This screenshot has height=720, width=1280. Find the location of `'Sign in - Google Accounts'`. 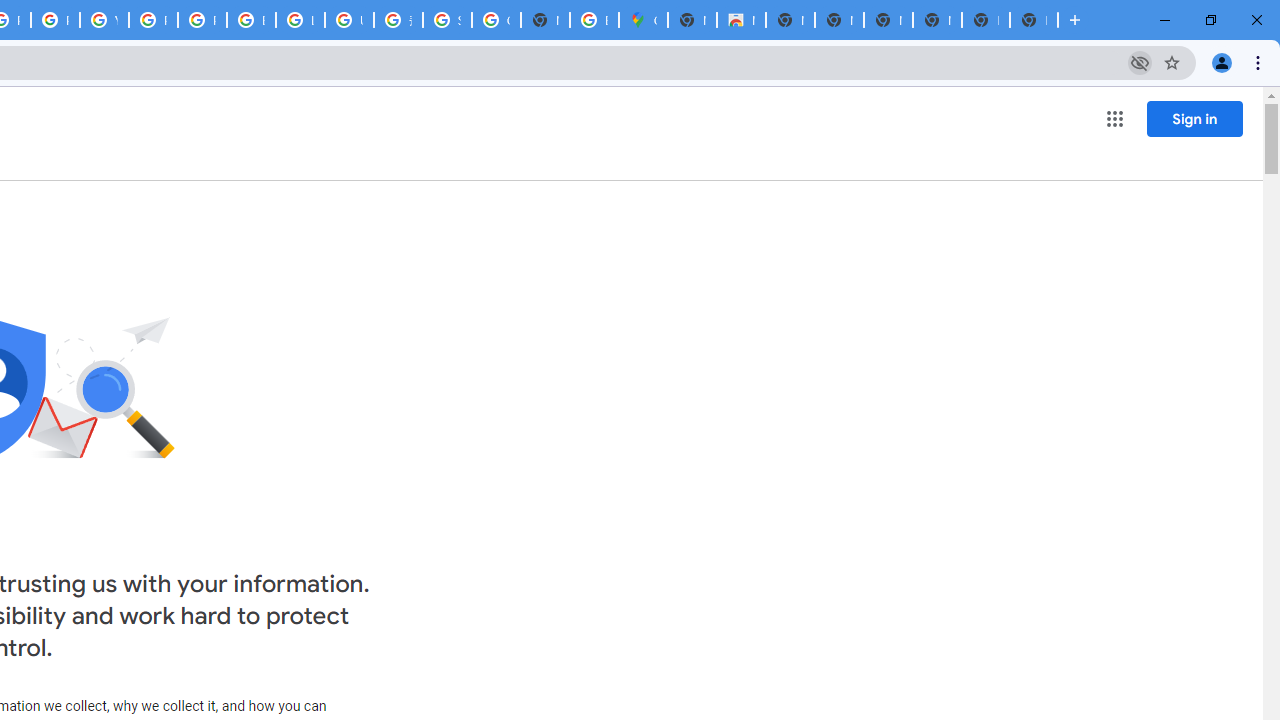

'Sign in - Google Accounts' is located at coordinates (446, 20).